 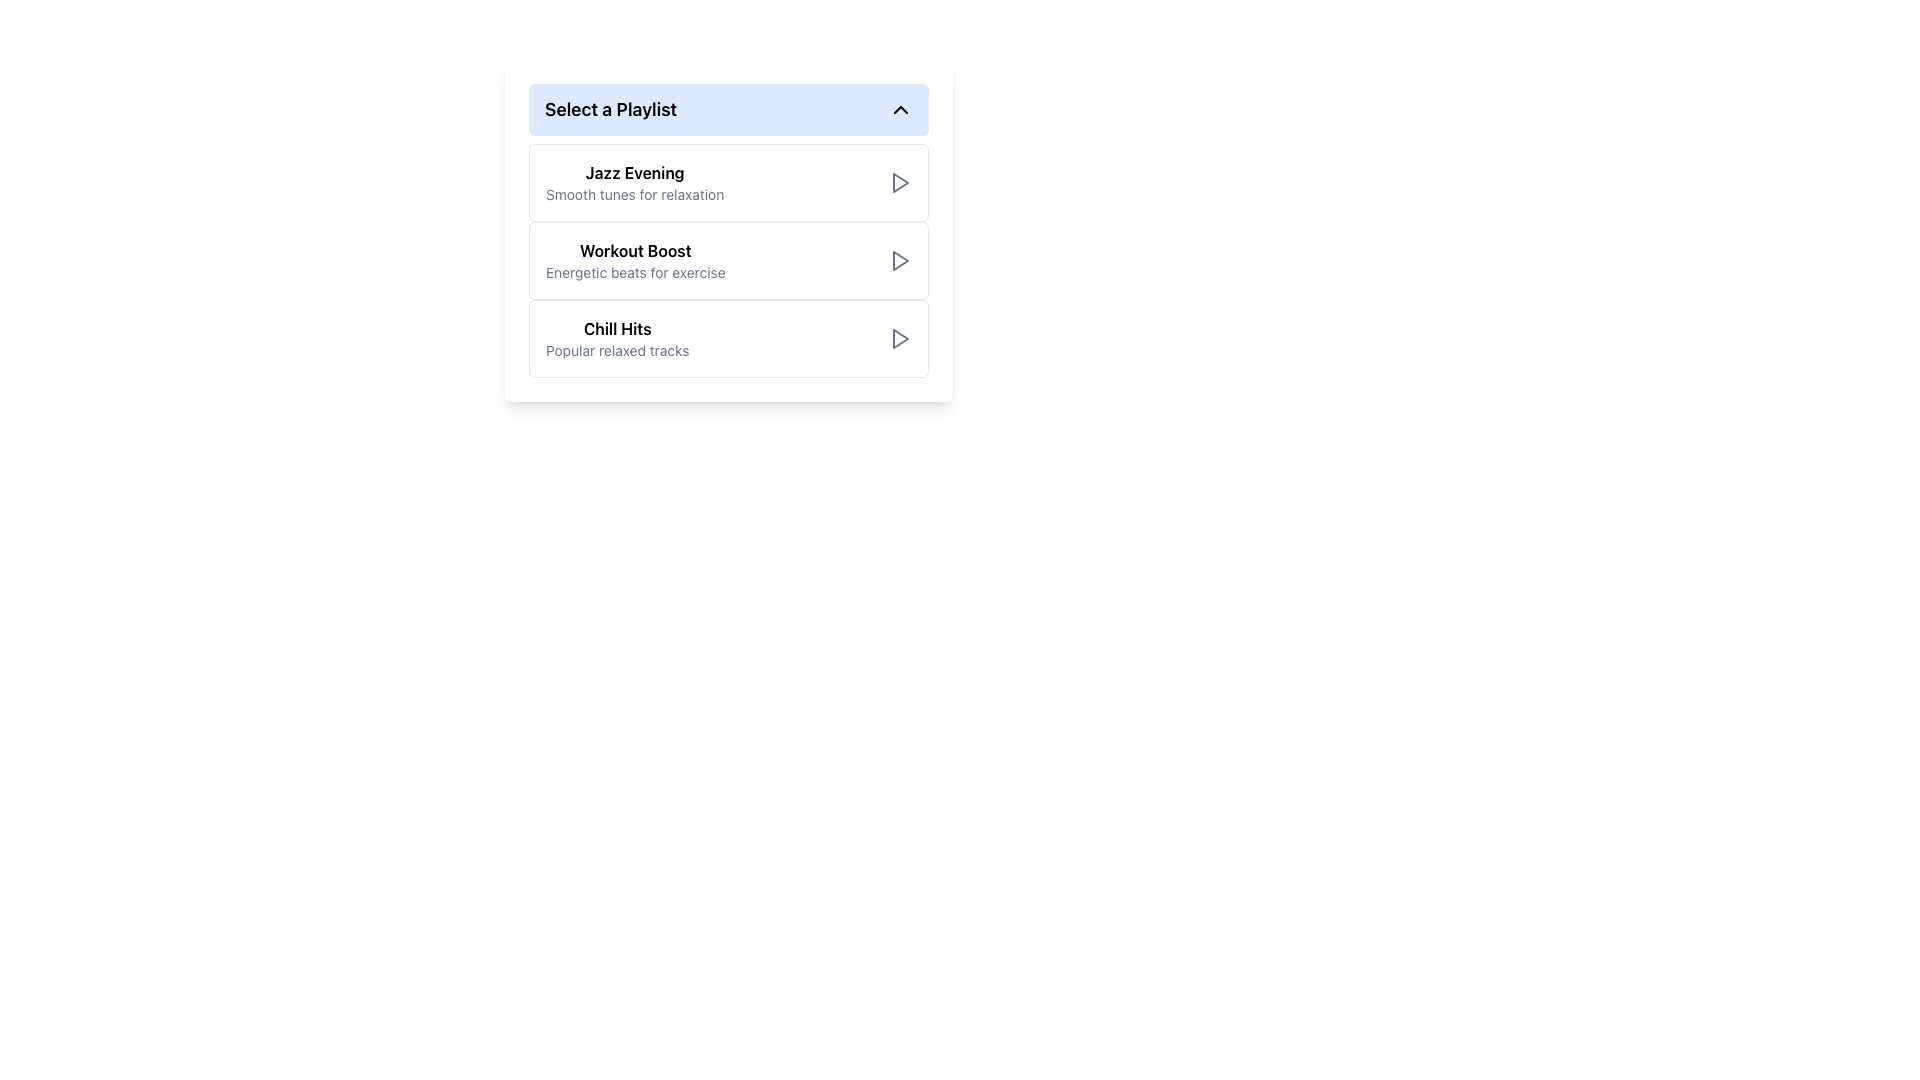 I want to click on the title of the 'Workout Boost' playlist option, which is located second from the top in the list within the 'Select a Playlist' card component, so click(x=634, y=249).